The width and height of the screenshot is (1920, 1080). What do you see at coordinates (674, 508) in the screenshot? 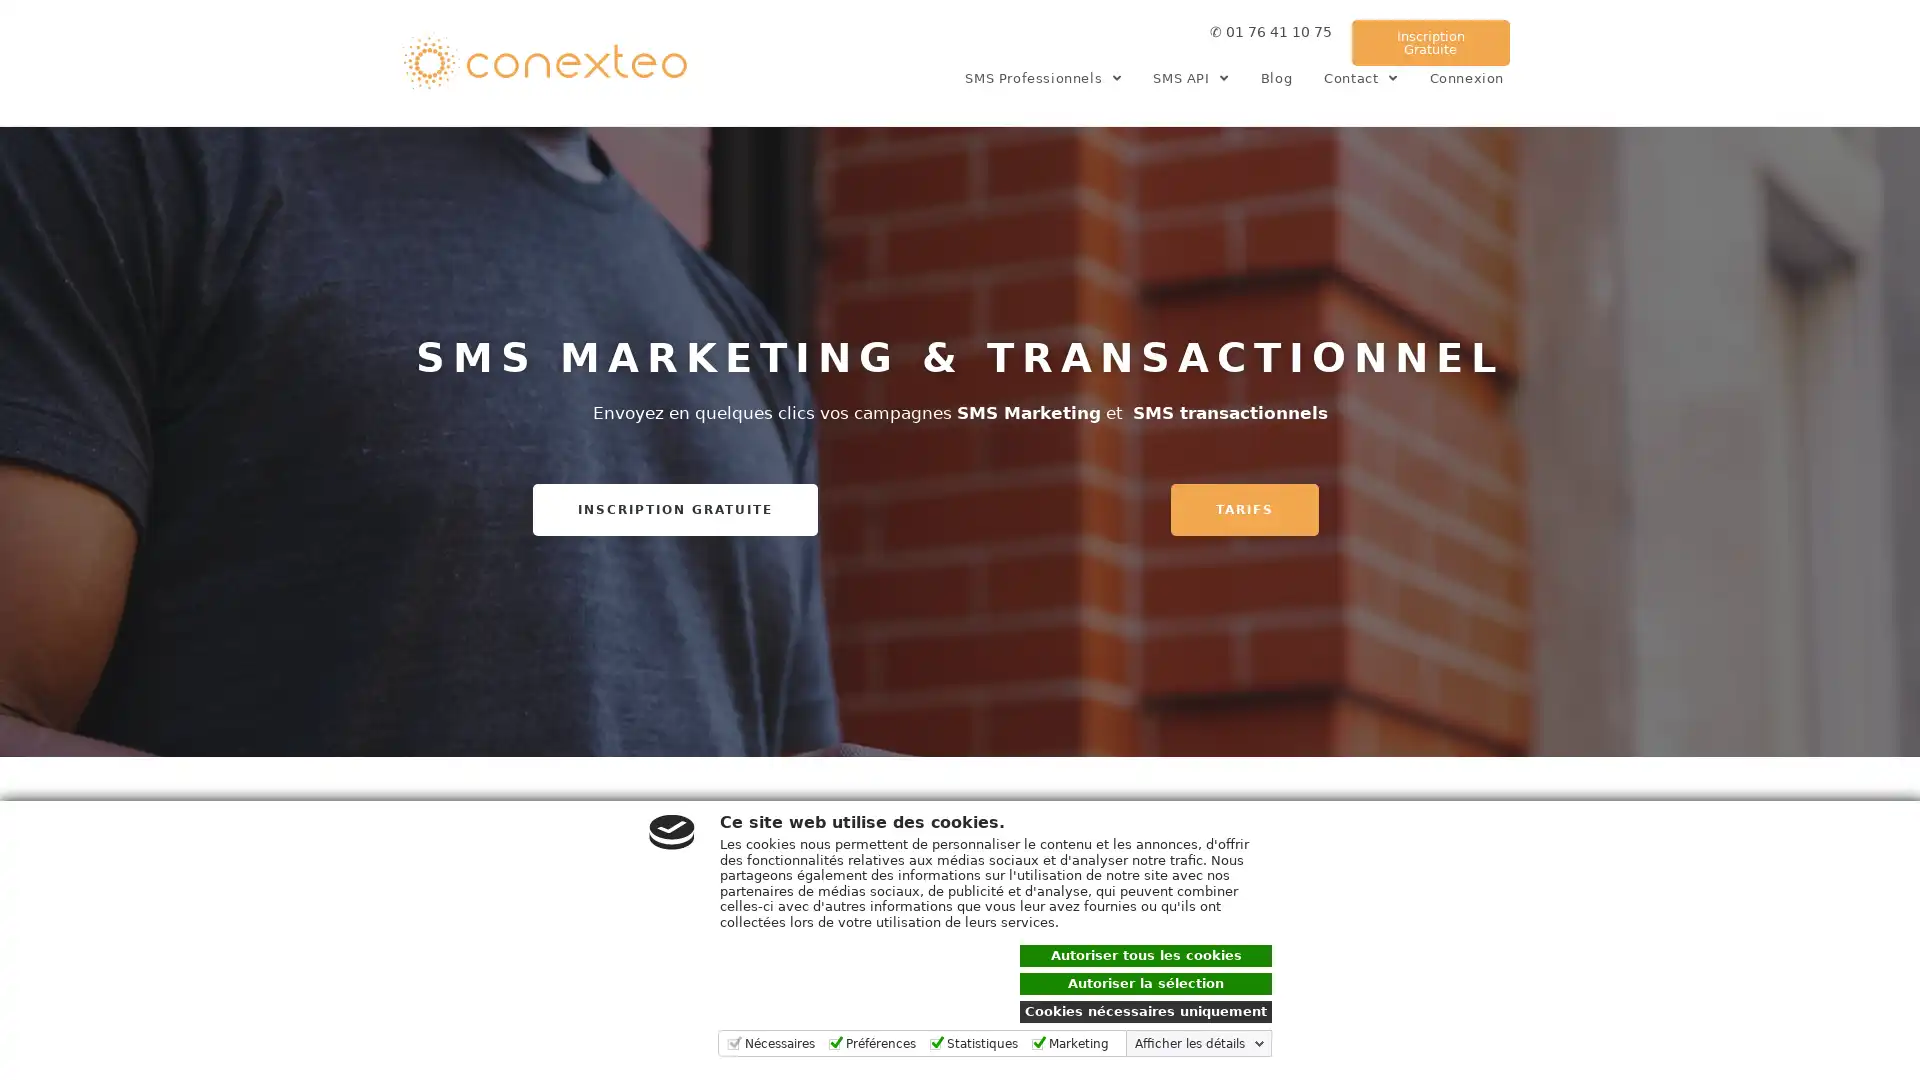
I see `INSCRIPTION GRATUITE` at bounding box center [674, 508].